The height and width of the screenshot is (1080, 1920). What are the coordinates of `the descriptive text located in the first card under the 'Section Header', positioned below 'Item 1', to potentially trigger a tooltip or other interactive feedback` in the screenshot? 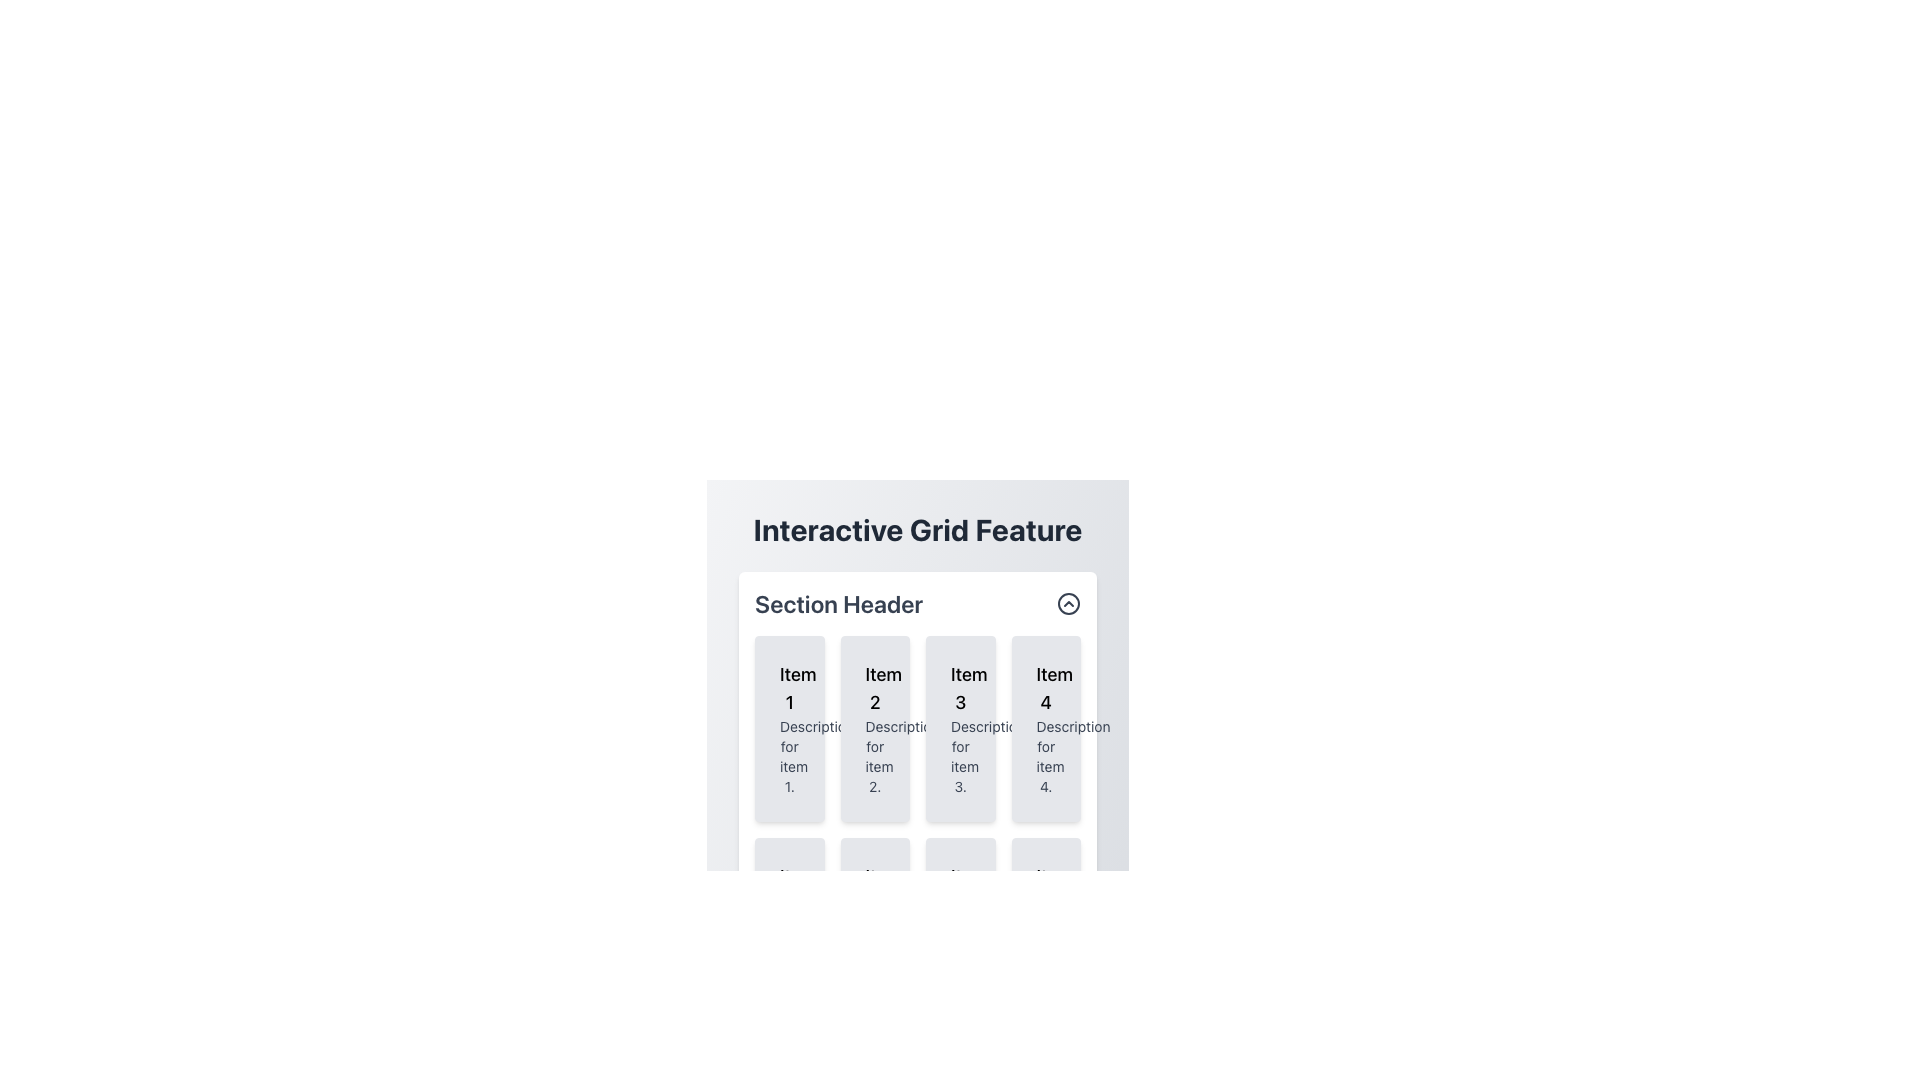 It's located at (788, 756).